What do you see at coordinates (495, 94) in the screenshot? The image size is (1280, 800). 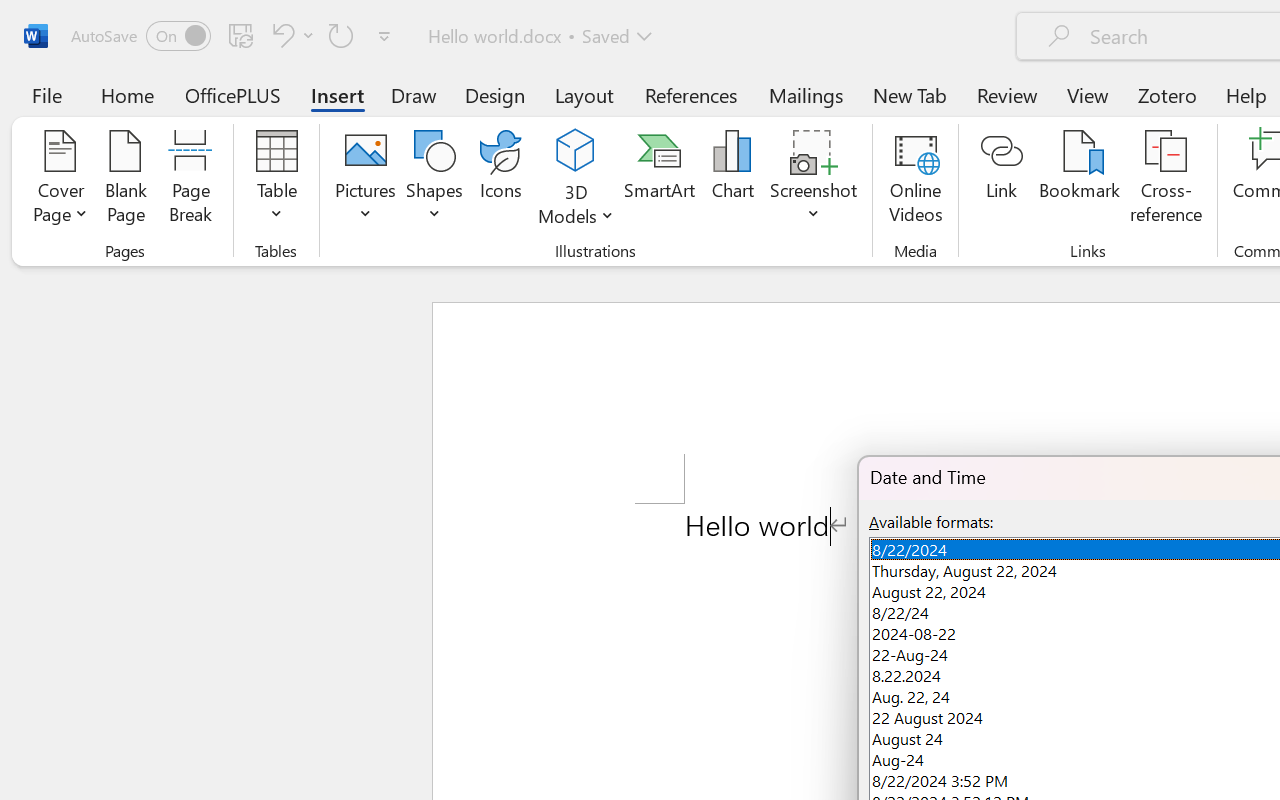 I see `'Design'` at bounding box center [495, 94].